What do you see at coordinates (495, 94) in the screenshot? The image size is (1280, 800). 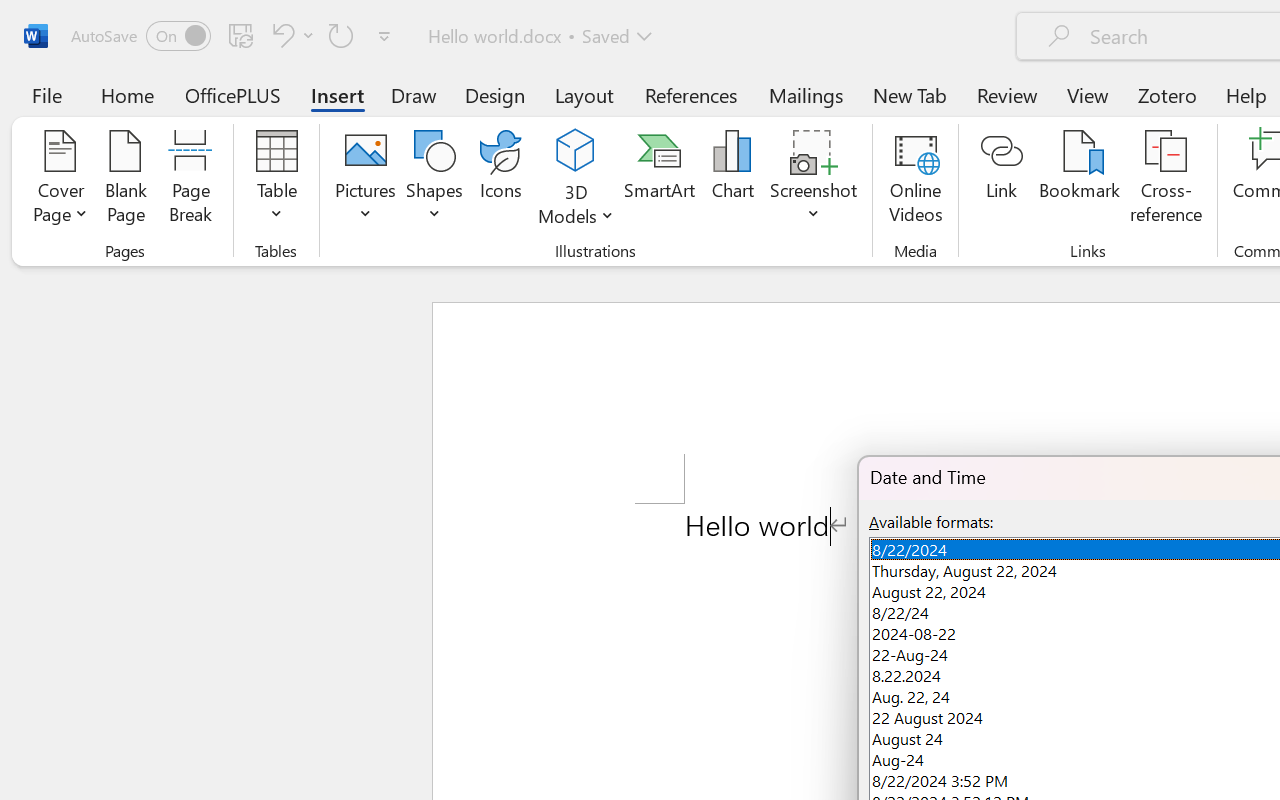 I see `'Design'` at bounding box center [495, 94].